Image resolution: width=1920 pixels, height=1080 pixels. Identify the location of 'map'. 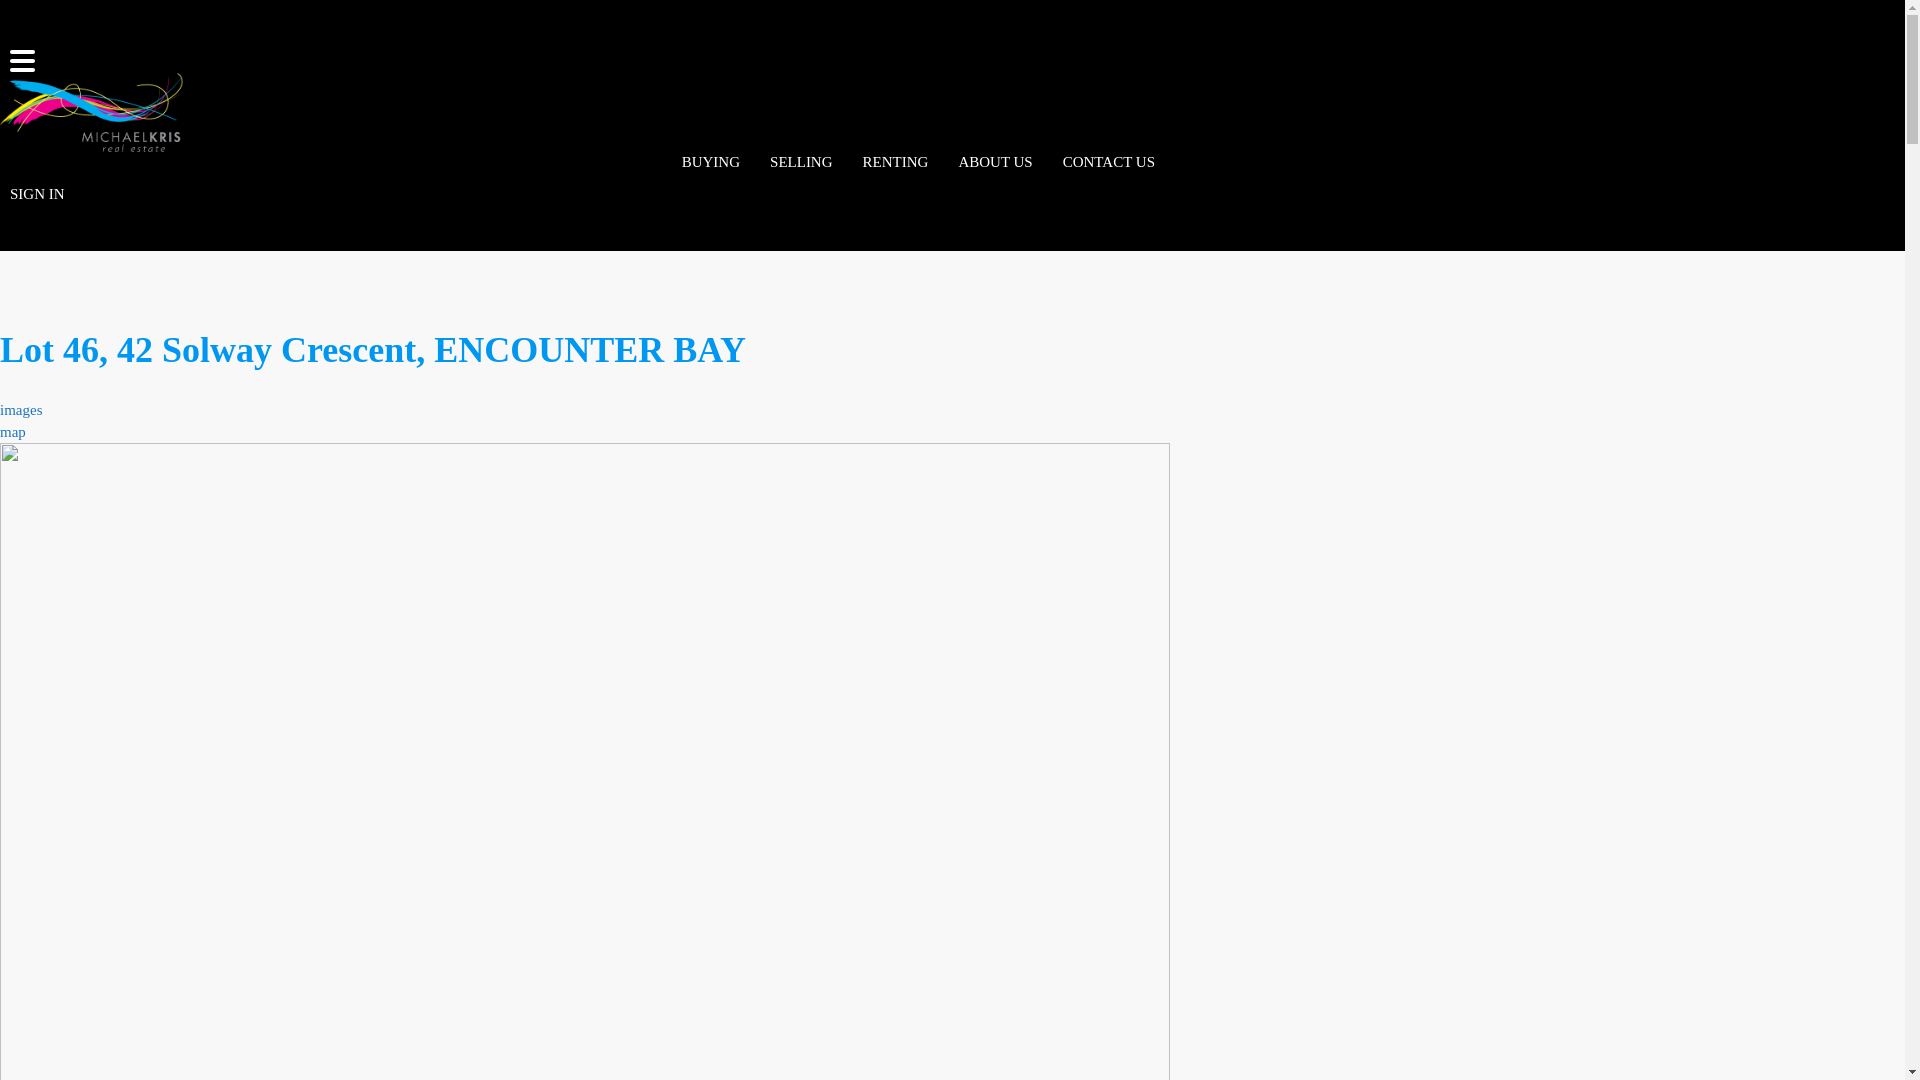
(13, 431).